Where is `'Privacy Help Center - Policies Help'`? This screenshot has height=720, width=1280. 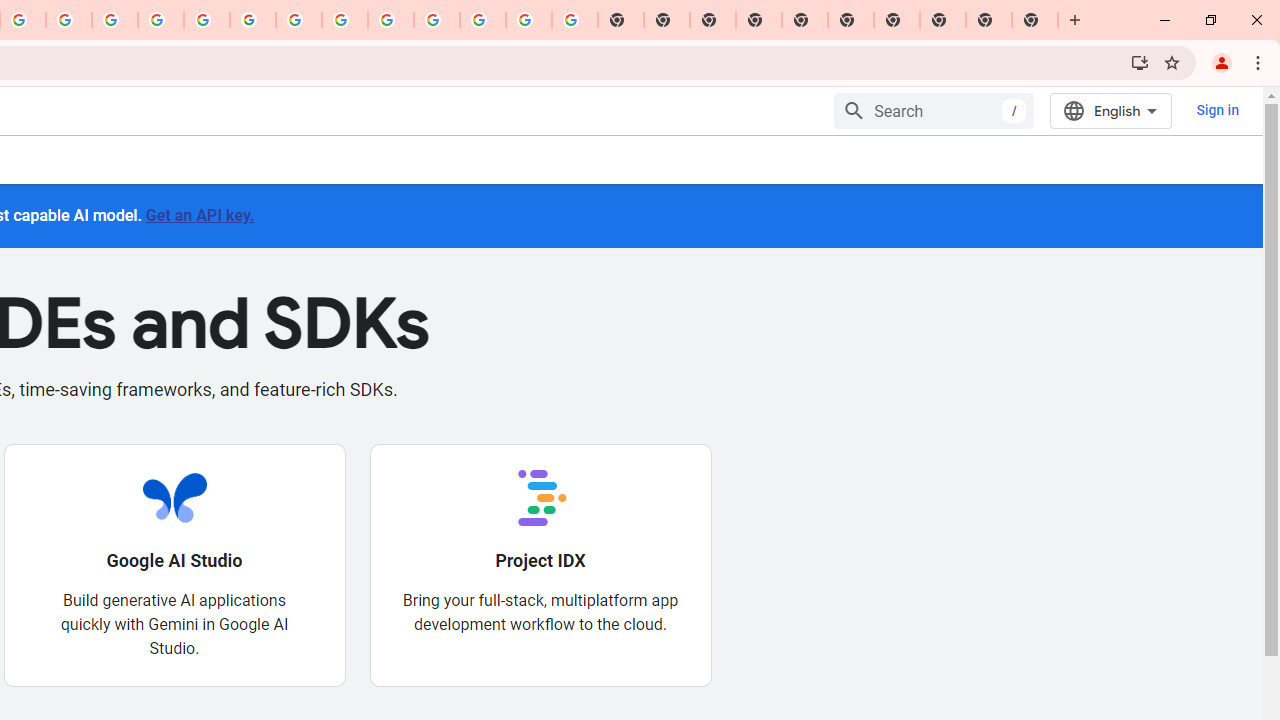 'Privacy Help Center - Policies Help' is located at coordinates (161, 20).